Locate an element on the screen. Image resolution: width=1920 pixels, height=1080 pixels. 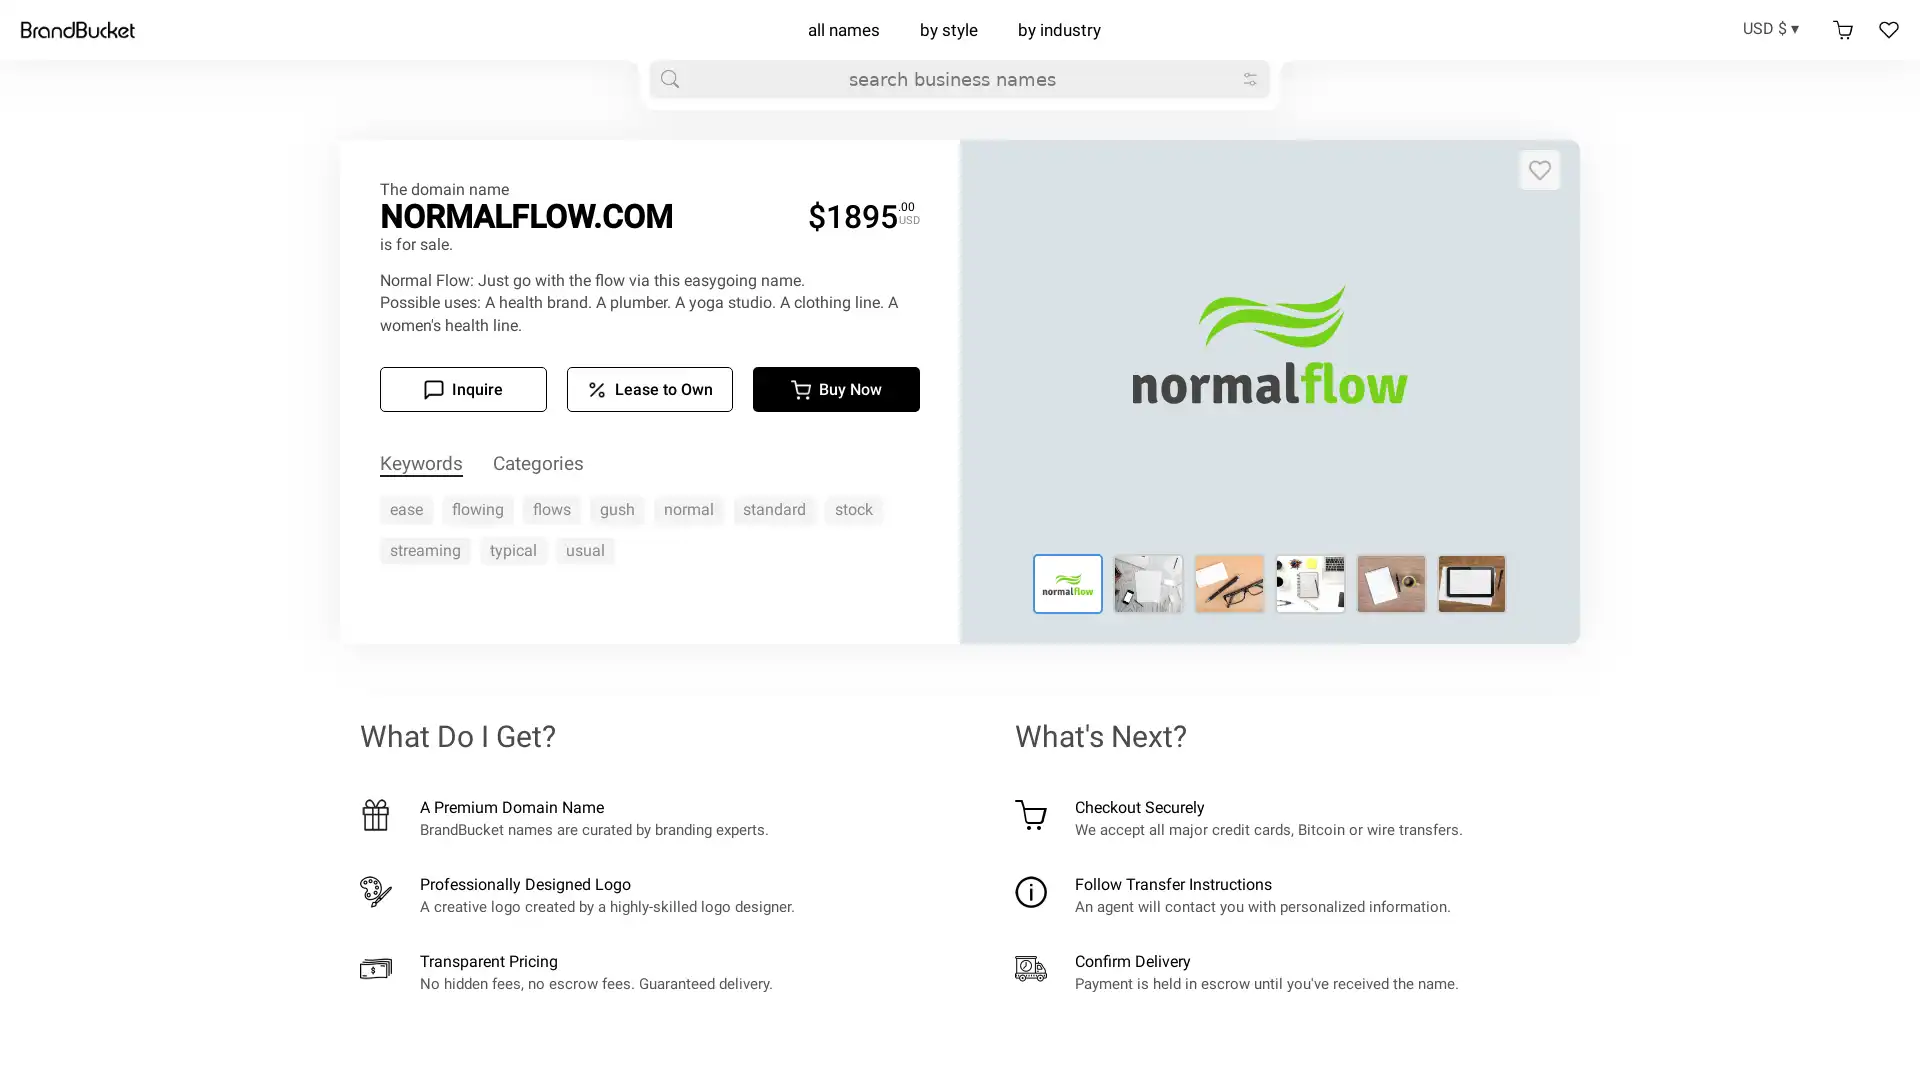
Logo for normalflow.com is located at coordinates (1148, 583).